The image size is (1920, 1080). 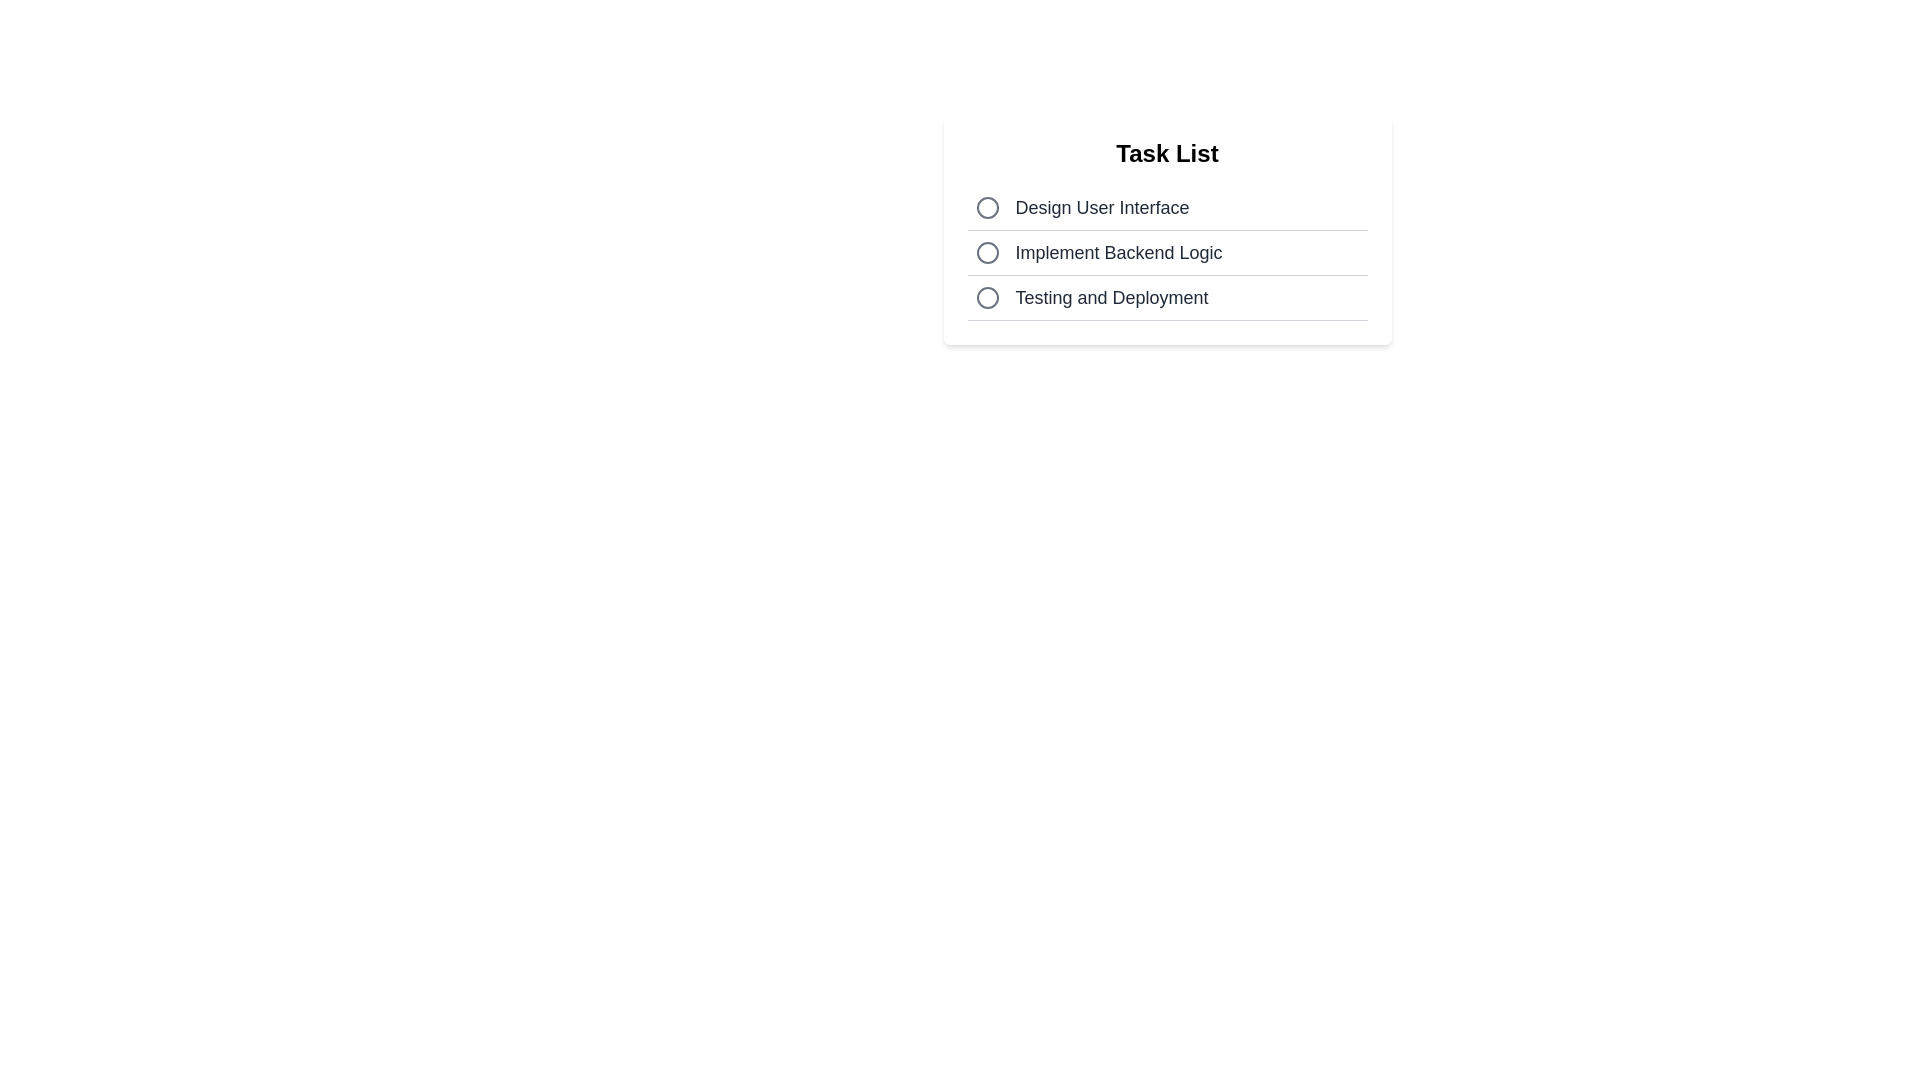 I want to click on the static label representing a specific task in the task list, located in the second row and to the right of a round checkbox, so click(x=1117, y=252).